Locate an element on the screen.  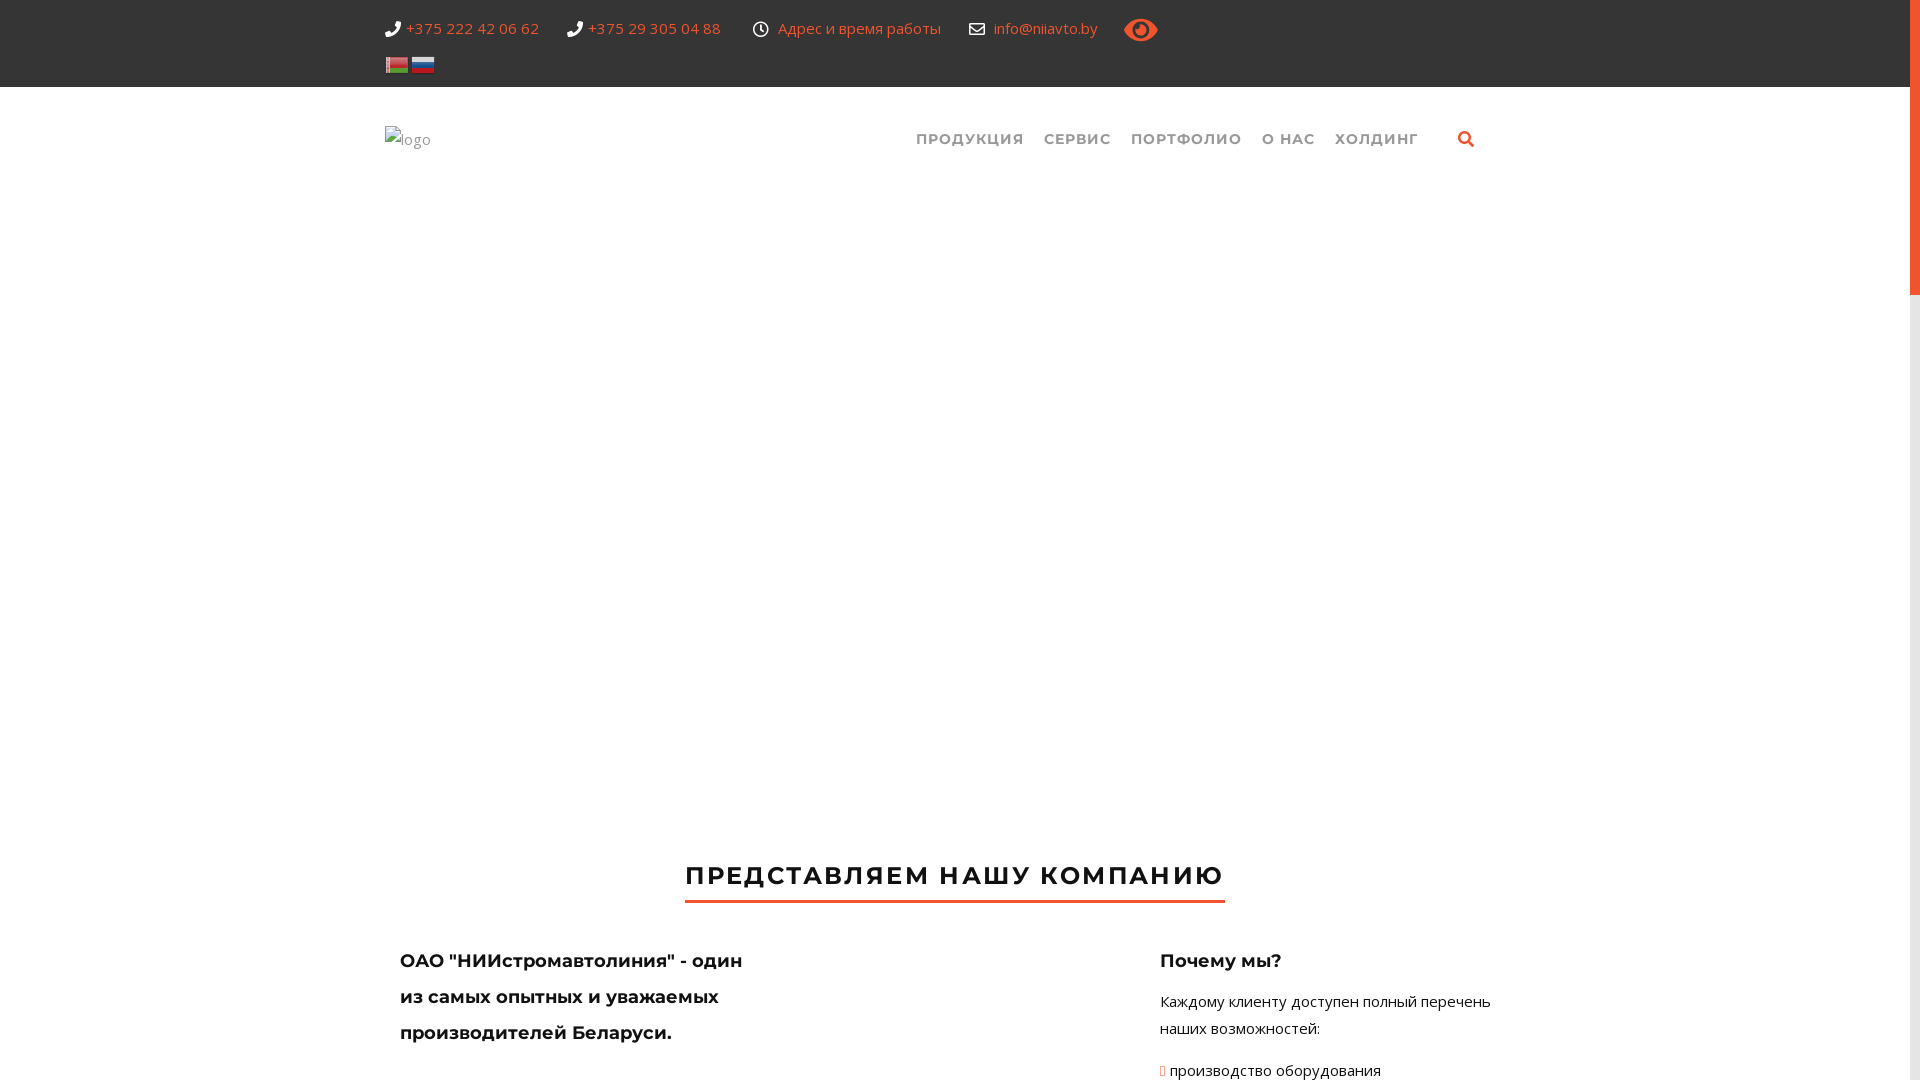
'info@niiavto.by' is located at coordinates (1250, 856).